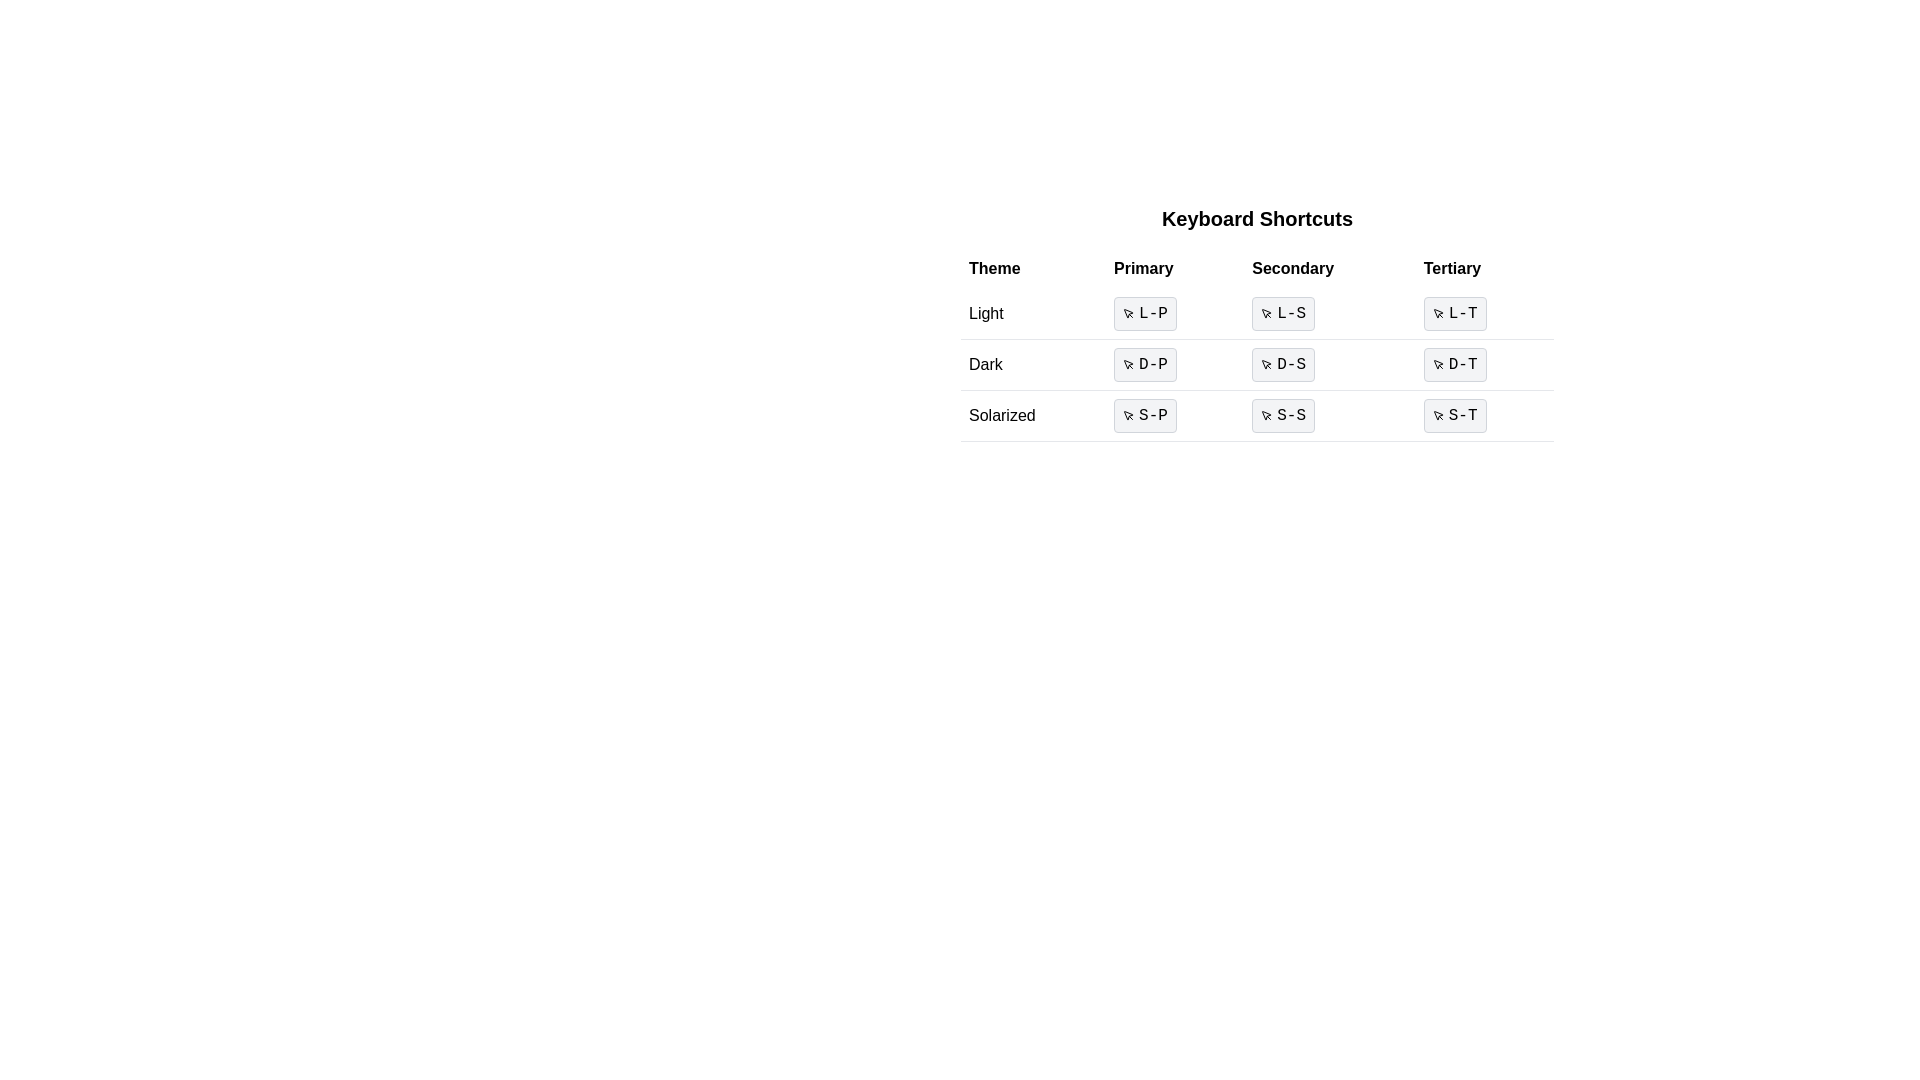 This screenshot has height=1080, width=1920. What do you see at coordinates (1145, 415) in the screenshot?
I see `the Label with an icon indicating the keyboard shortcut 'S-P' for the Solarized Primary function, located in the middle row of a three-row table, specifically in the third column labeled 'Solarized' under the 'Primary' section` at bounding box center [1145, 415].